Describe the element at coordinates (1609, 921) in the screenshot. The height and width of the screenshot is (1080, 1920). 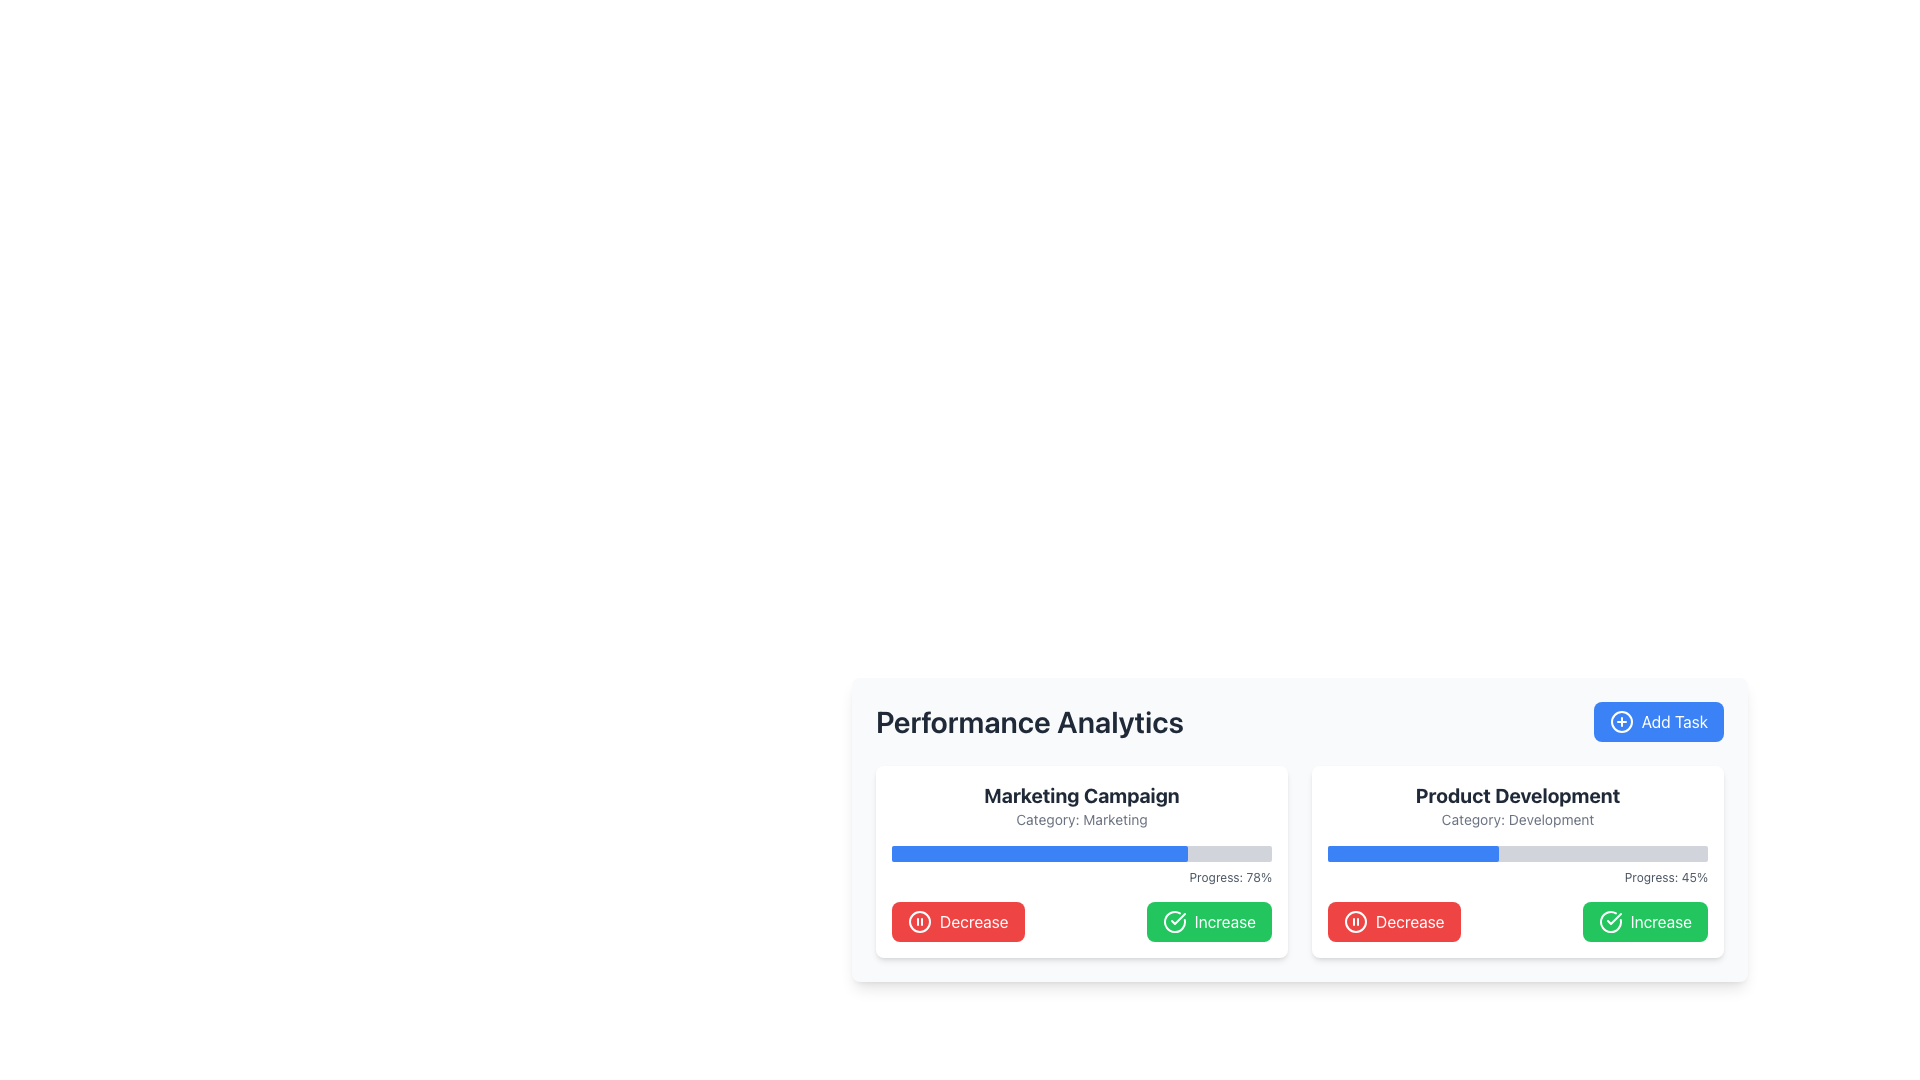
I see `the green 'Increase' button containing the checkmark icon to perform an action` at that location.